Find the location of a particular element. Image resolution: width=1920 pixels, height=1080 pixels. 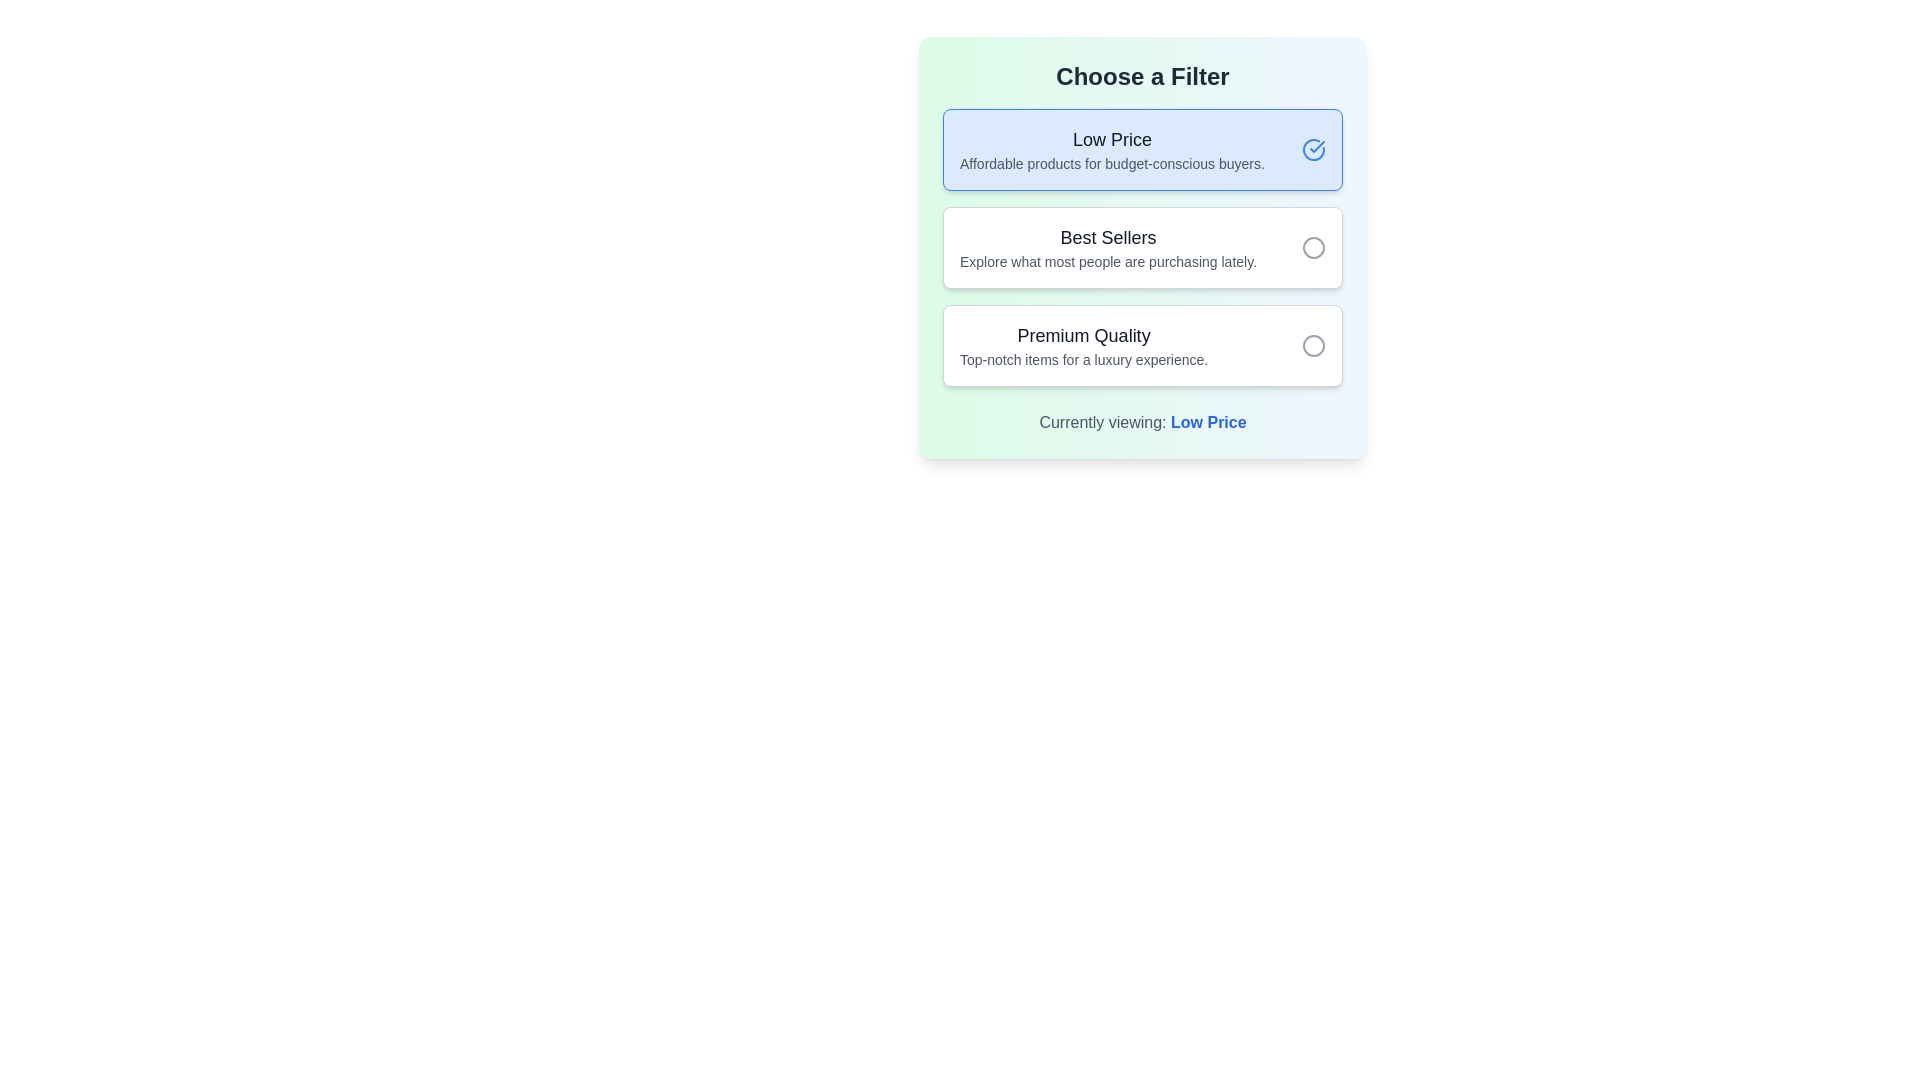

text label 'Low Price' which serves as the title for the filter selection menu under 'Choose a Filter' is located at coordinates (1111, 138).